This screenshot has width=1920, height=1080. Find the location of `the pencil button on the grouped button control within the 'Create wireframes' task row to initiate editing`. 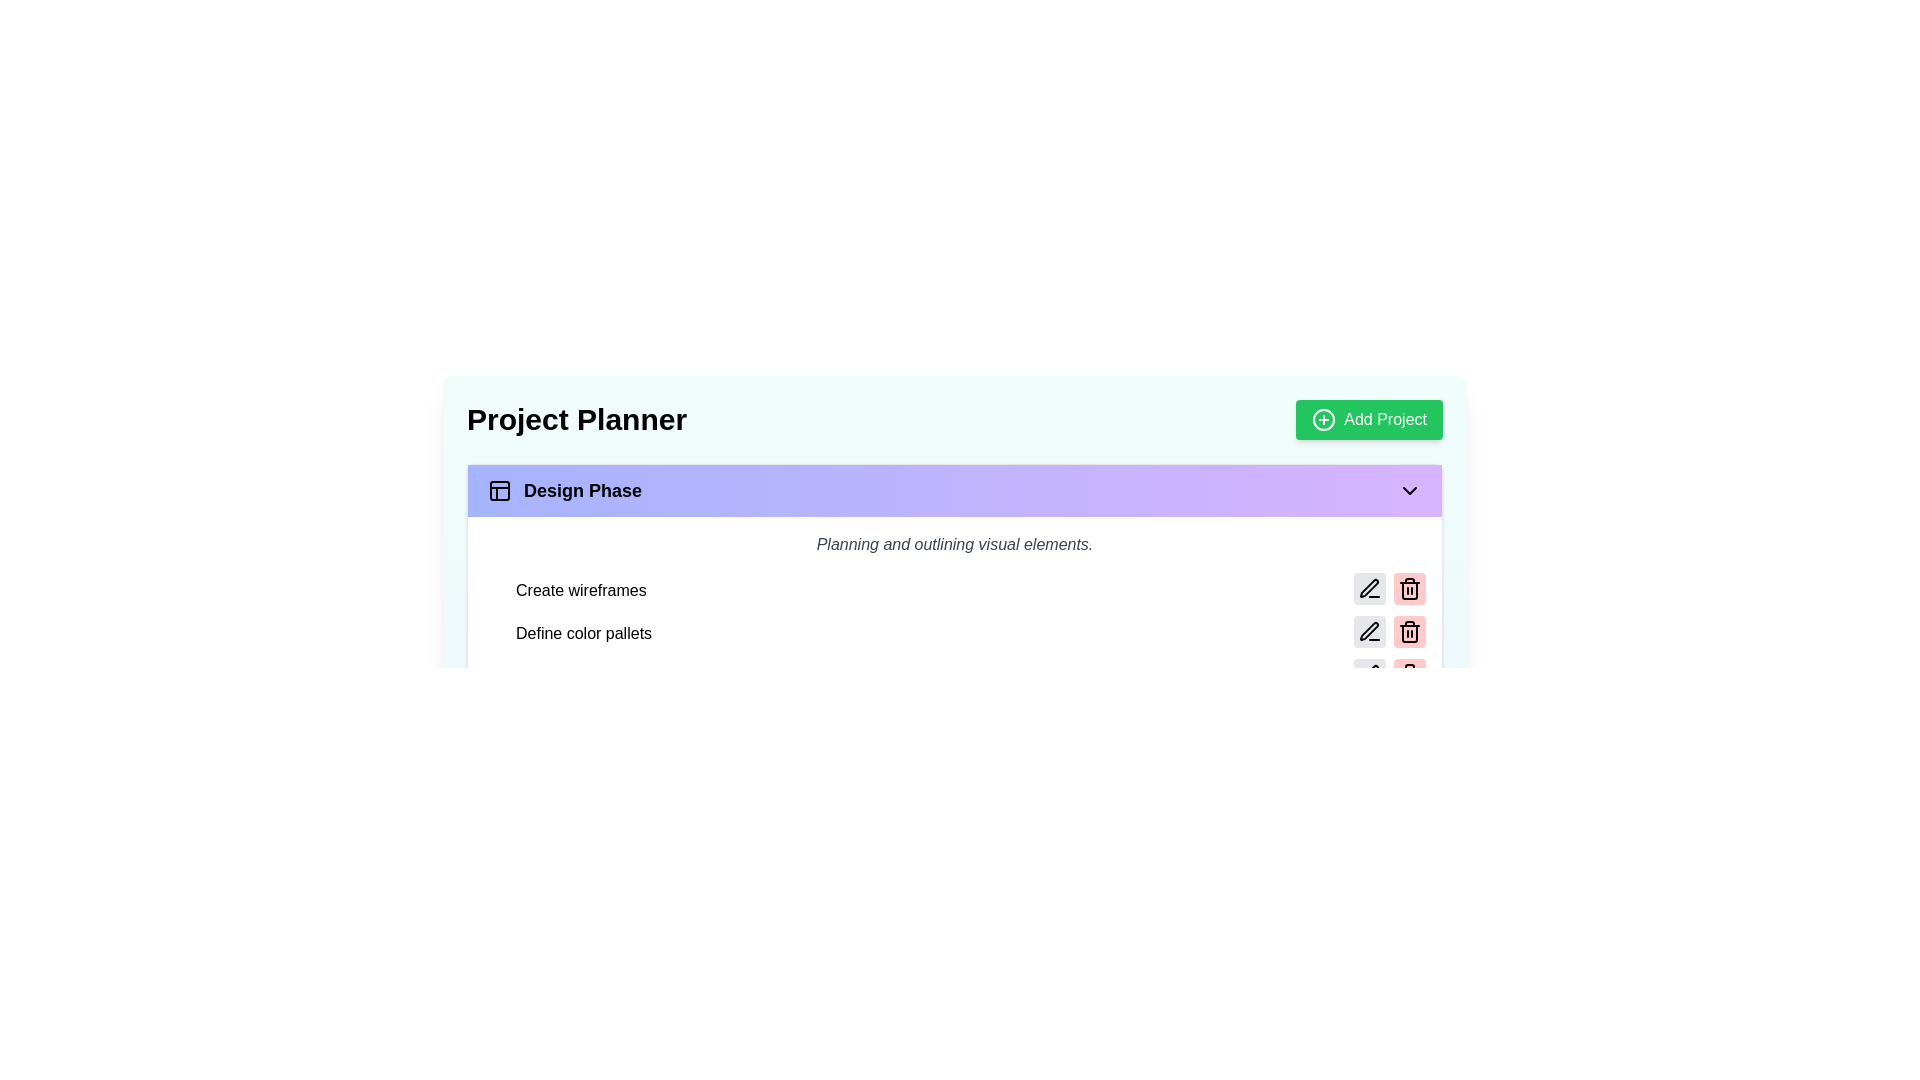

the pencil button on the grouped button control within the 'Create wireframes' task row to initiate editing is located at coordinates (1389, 589).